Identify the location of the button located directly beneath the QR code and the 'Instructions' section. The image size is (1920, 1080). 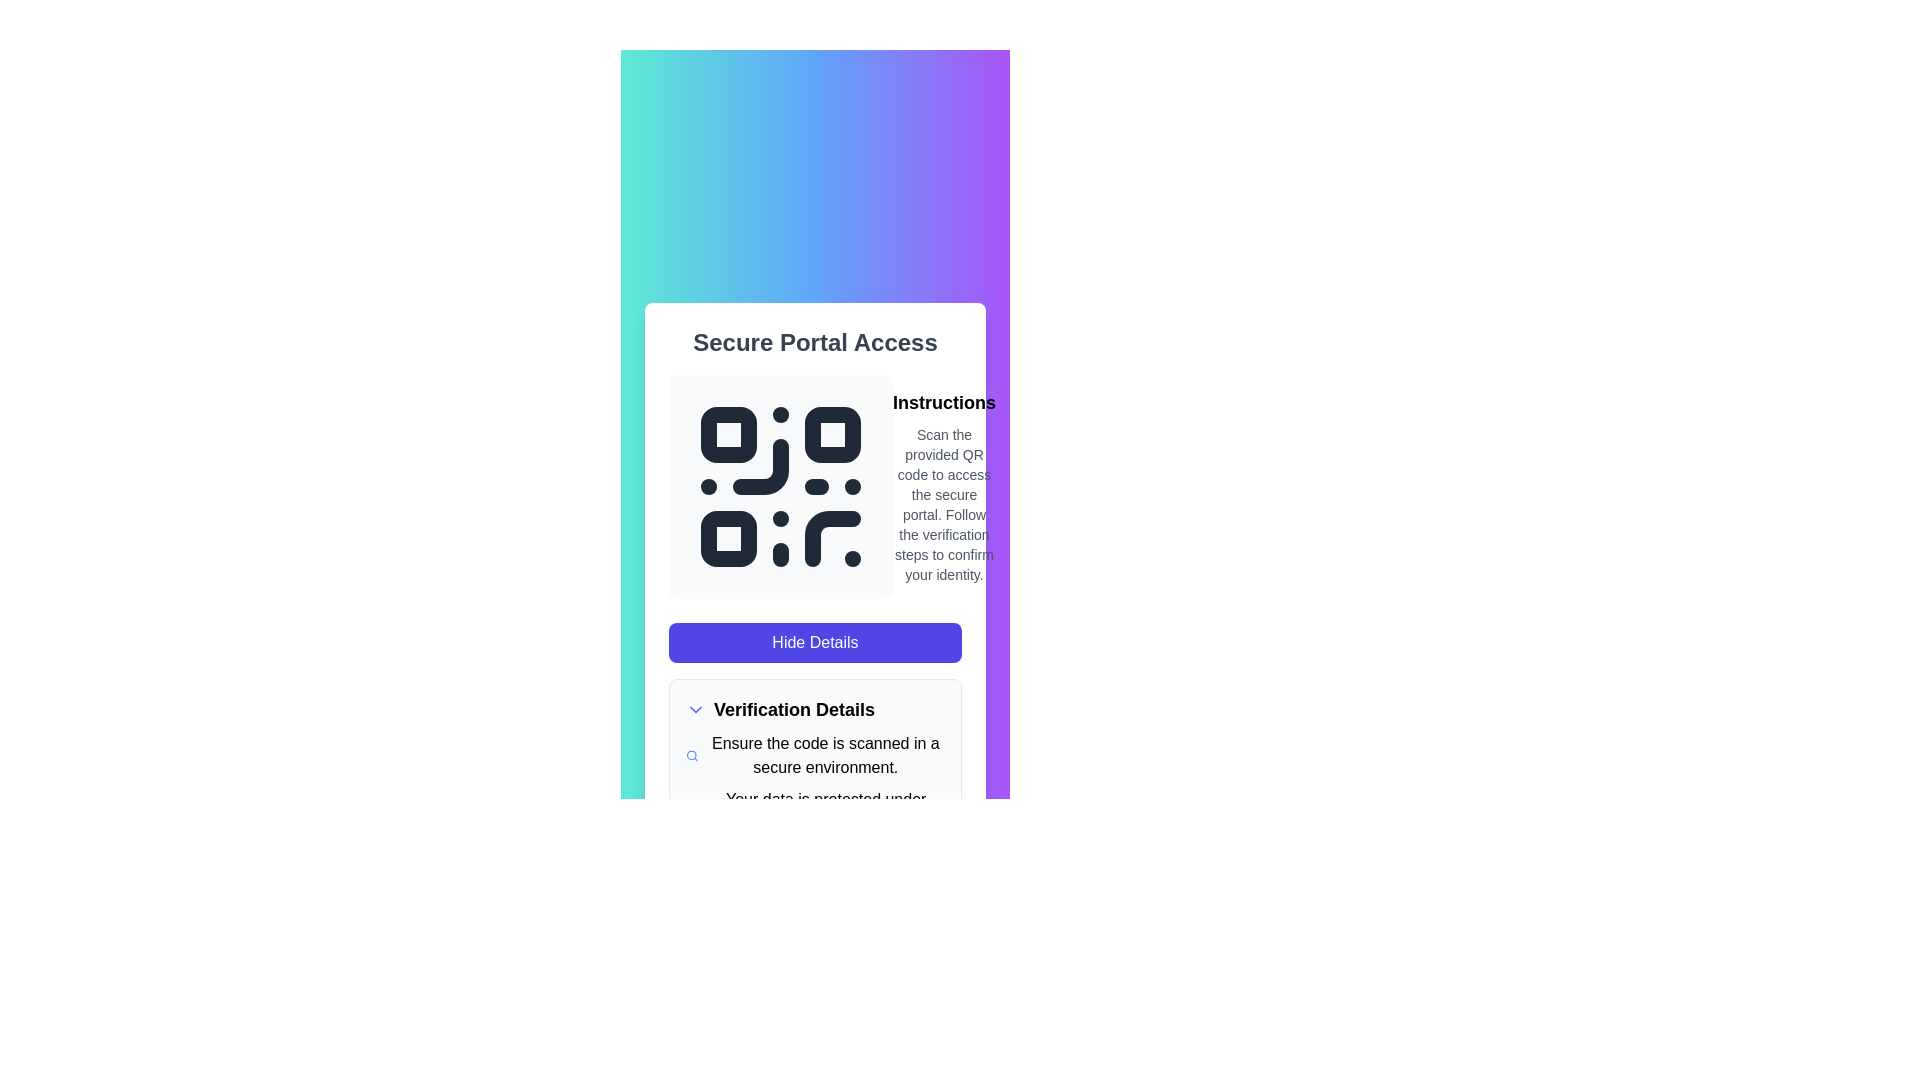
(815, 643).